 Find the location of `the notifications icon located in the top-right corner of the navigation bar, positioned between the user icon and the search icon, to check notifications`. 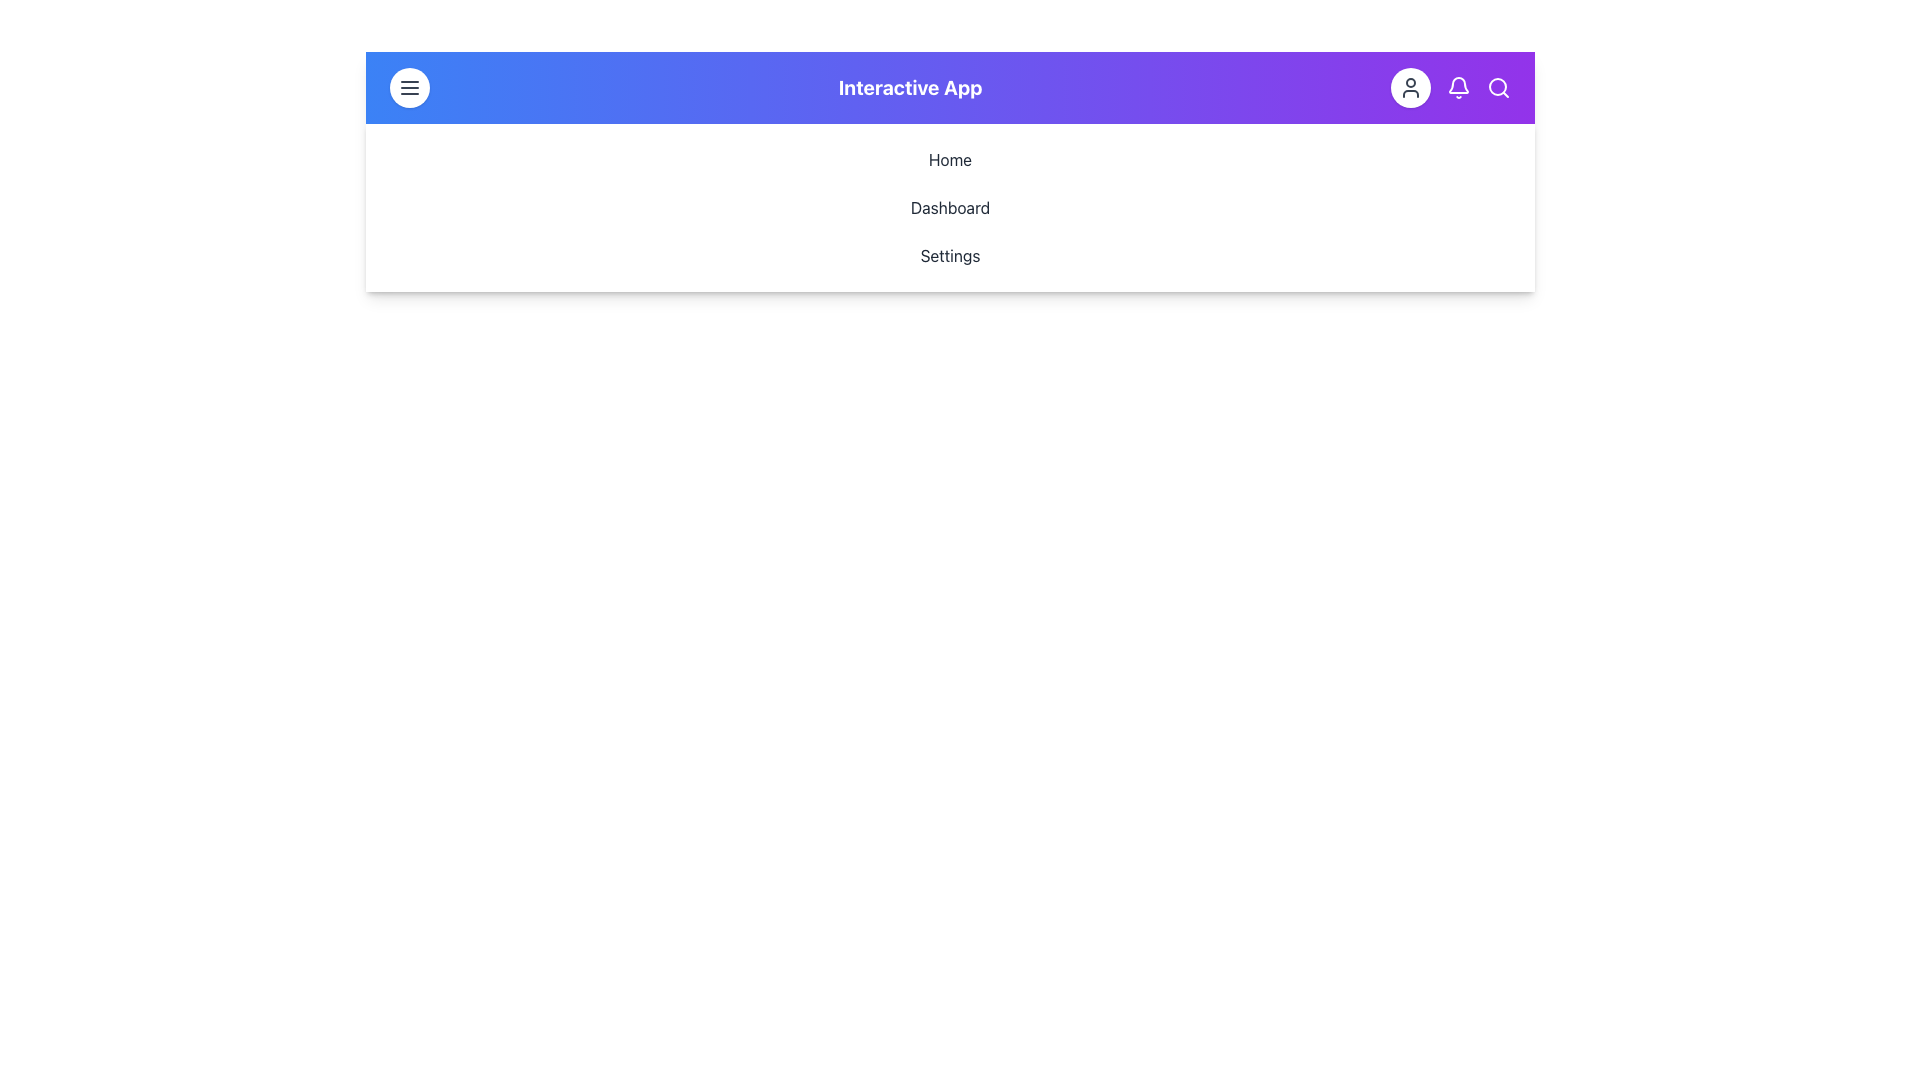

the notifications icon located in the top-right corner of the navigation bar, positioned between the user icon and the search icon, to check notifications is located at coordinates (1459, 87).